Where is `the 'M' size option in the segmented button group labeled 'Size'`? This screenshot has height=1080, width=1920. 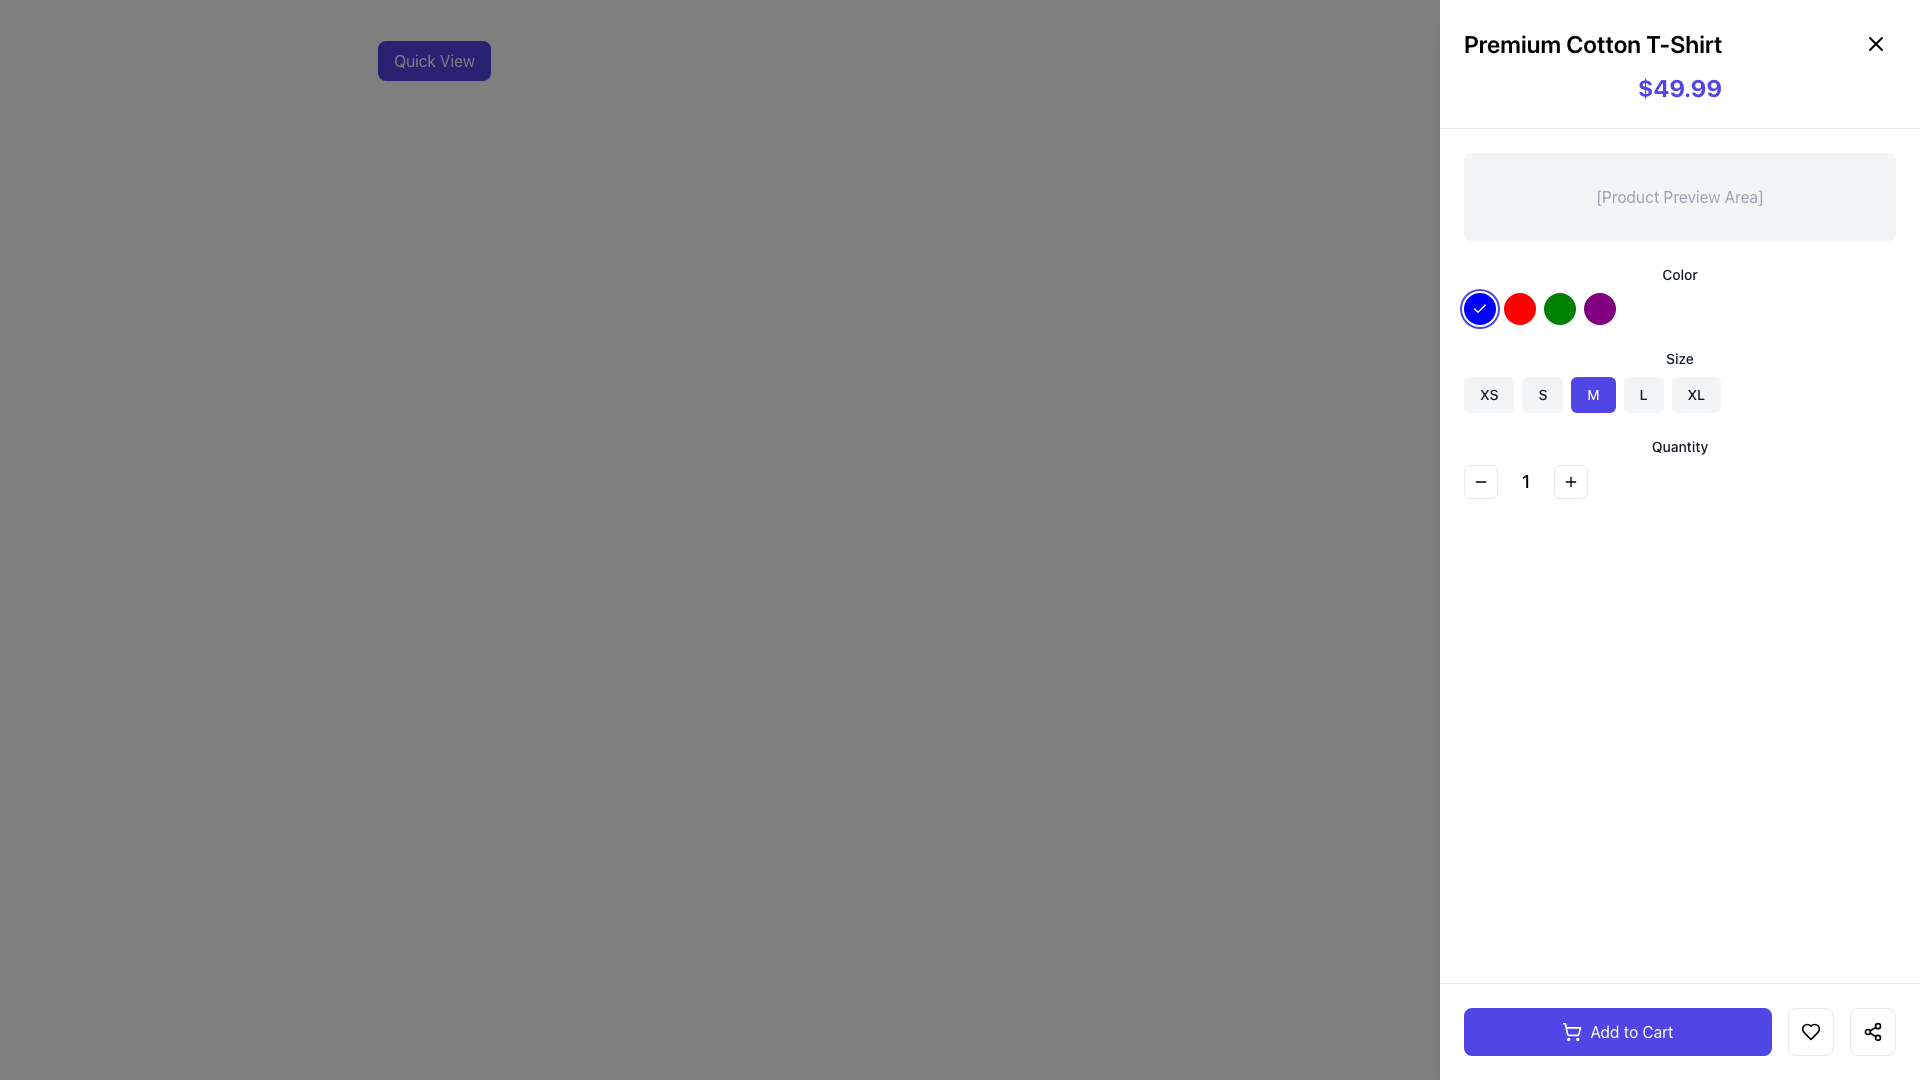
the 'M' size option in the segmented button group labeled 'Size' is located at coordinates (1680, 381).